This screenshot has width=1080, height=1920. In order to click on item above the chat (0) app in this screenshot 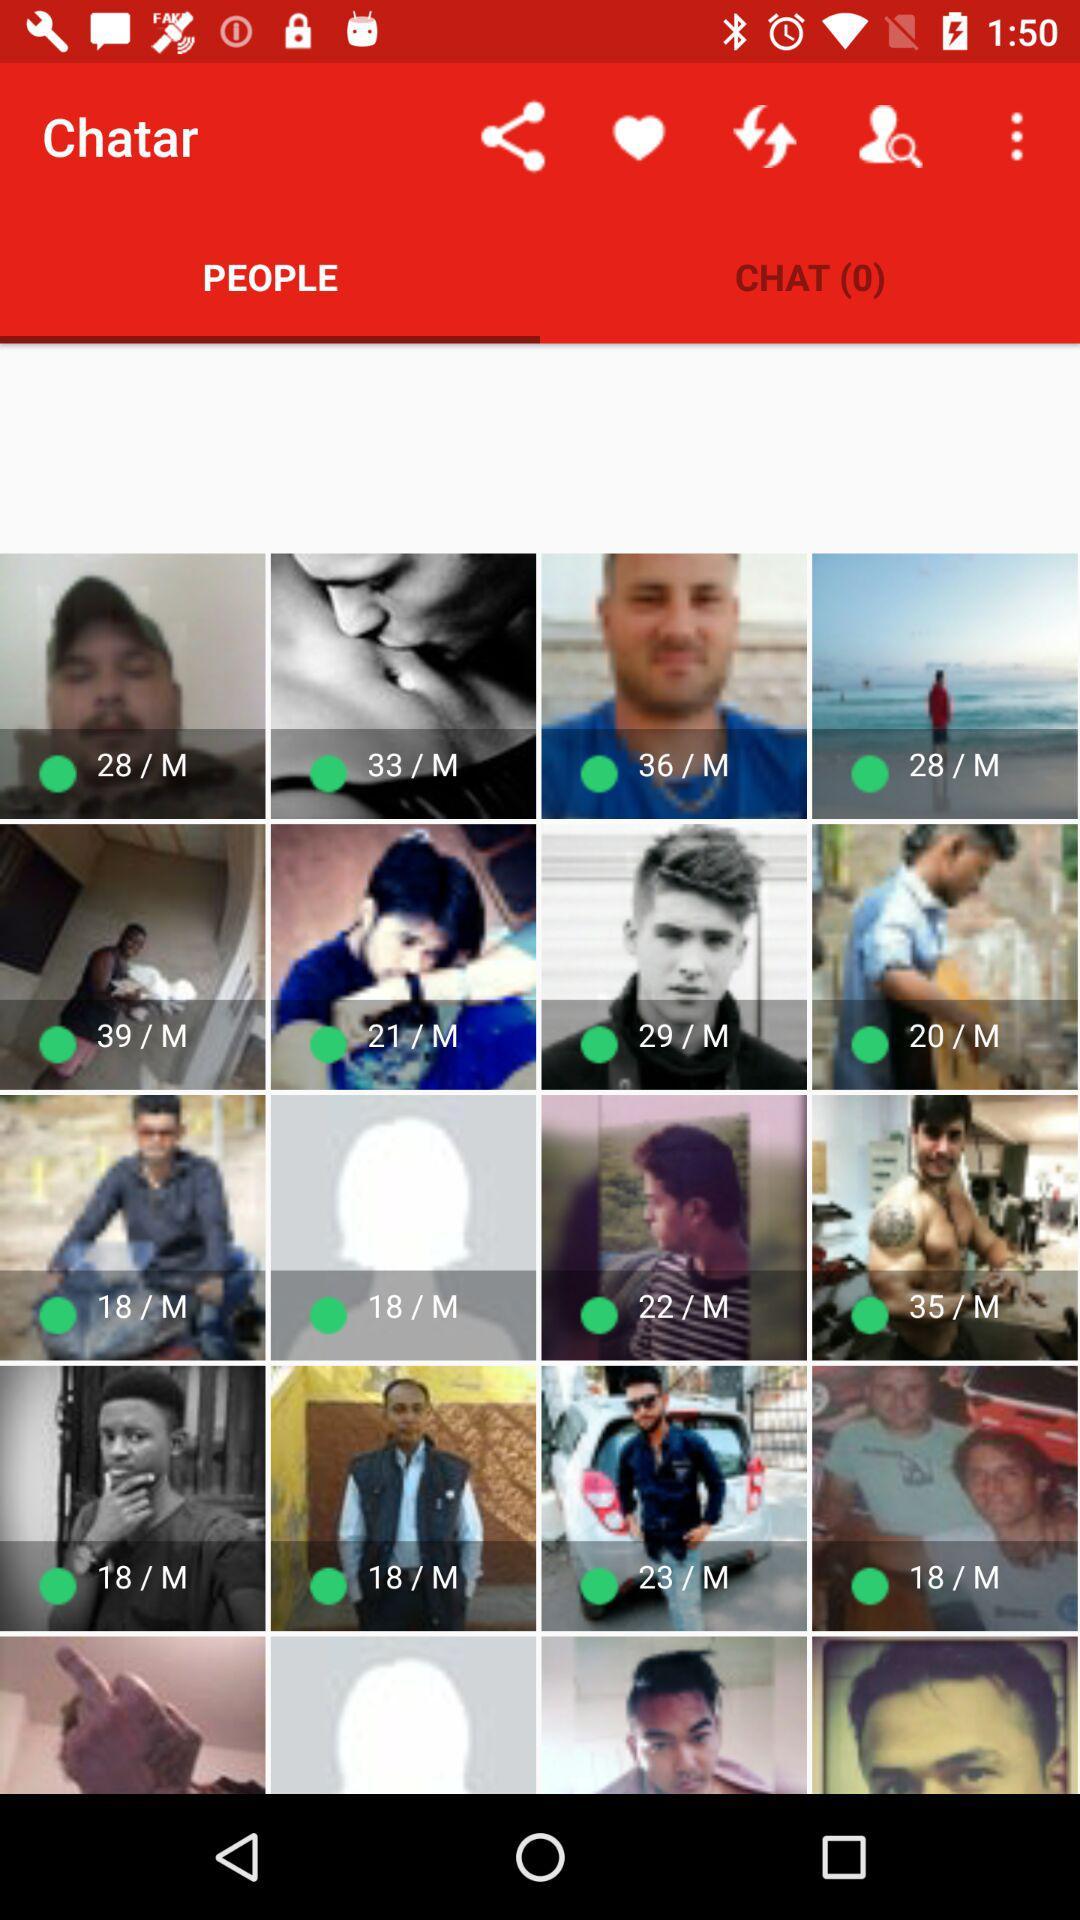, I will do `click(1017, 135)`.